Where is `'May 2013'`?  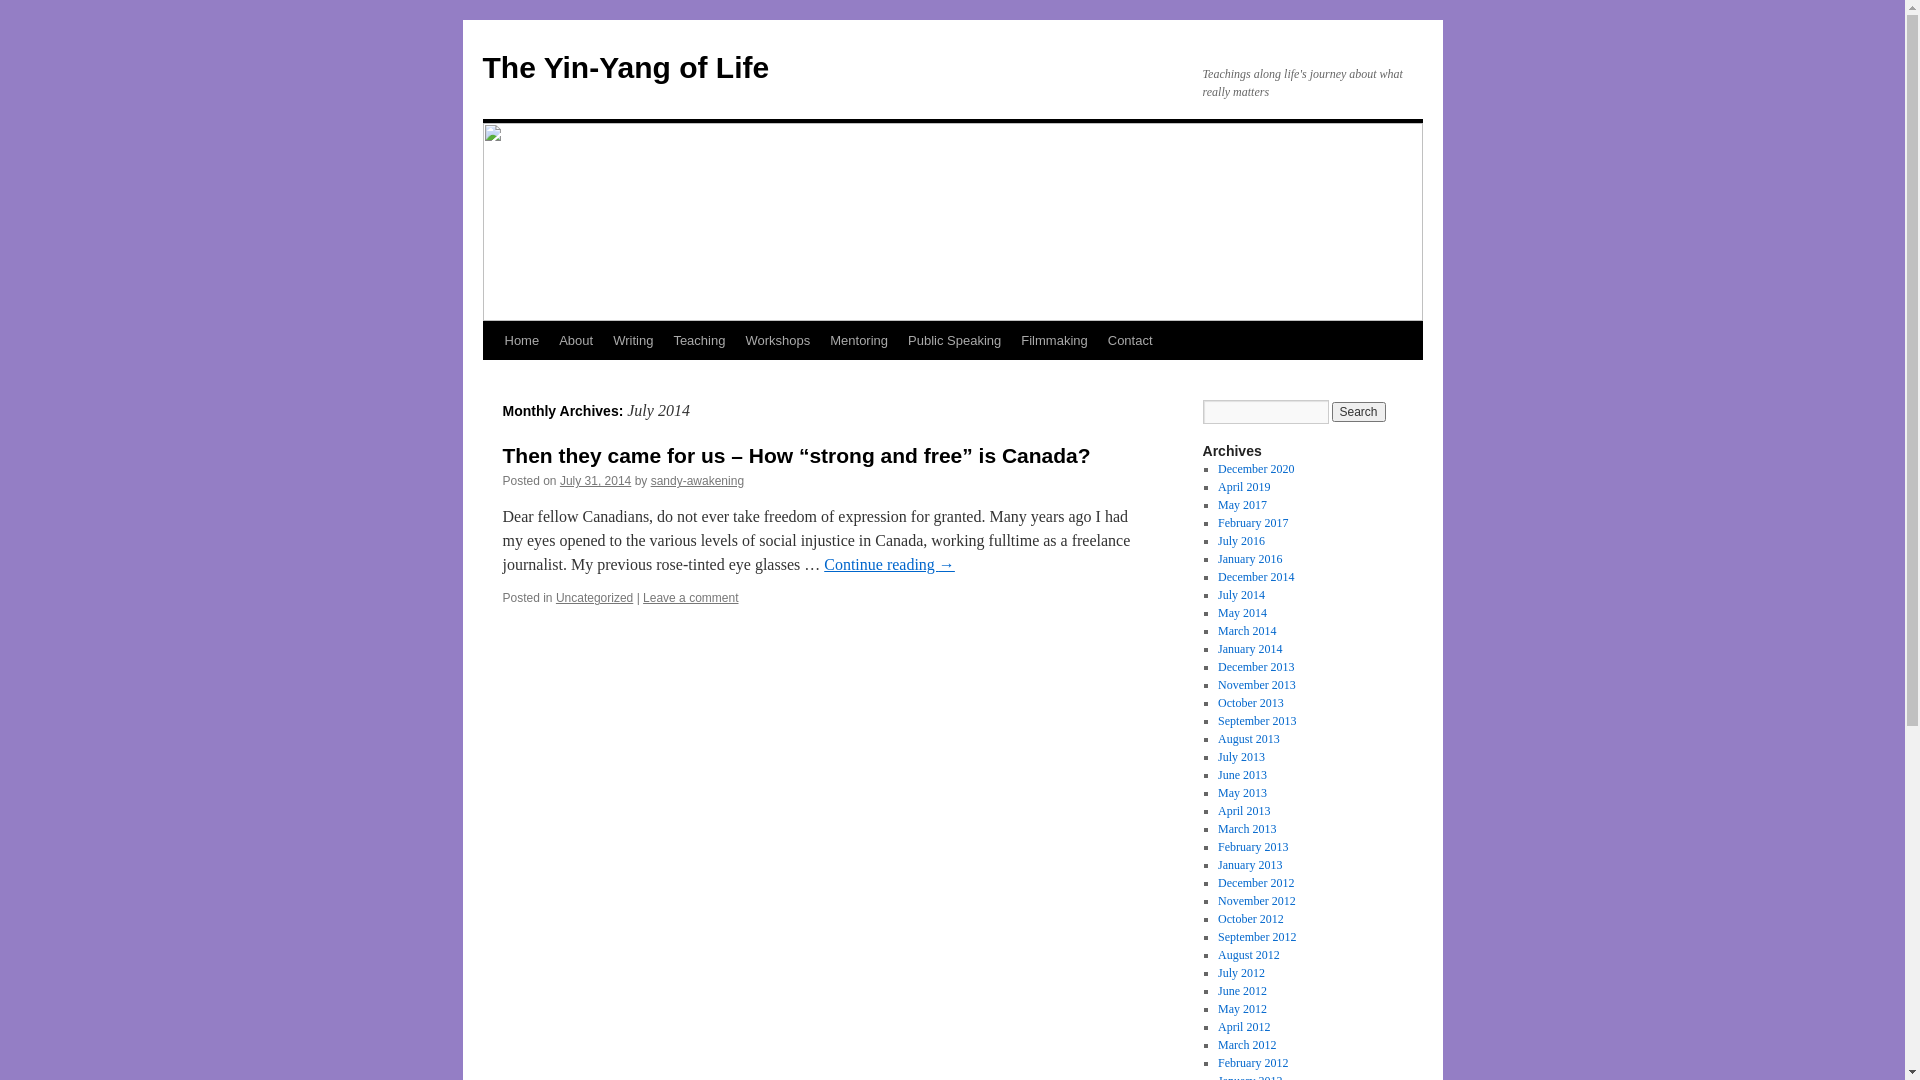 'May 2013' is located at coordinates (1241, 792).